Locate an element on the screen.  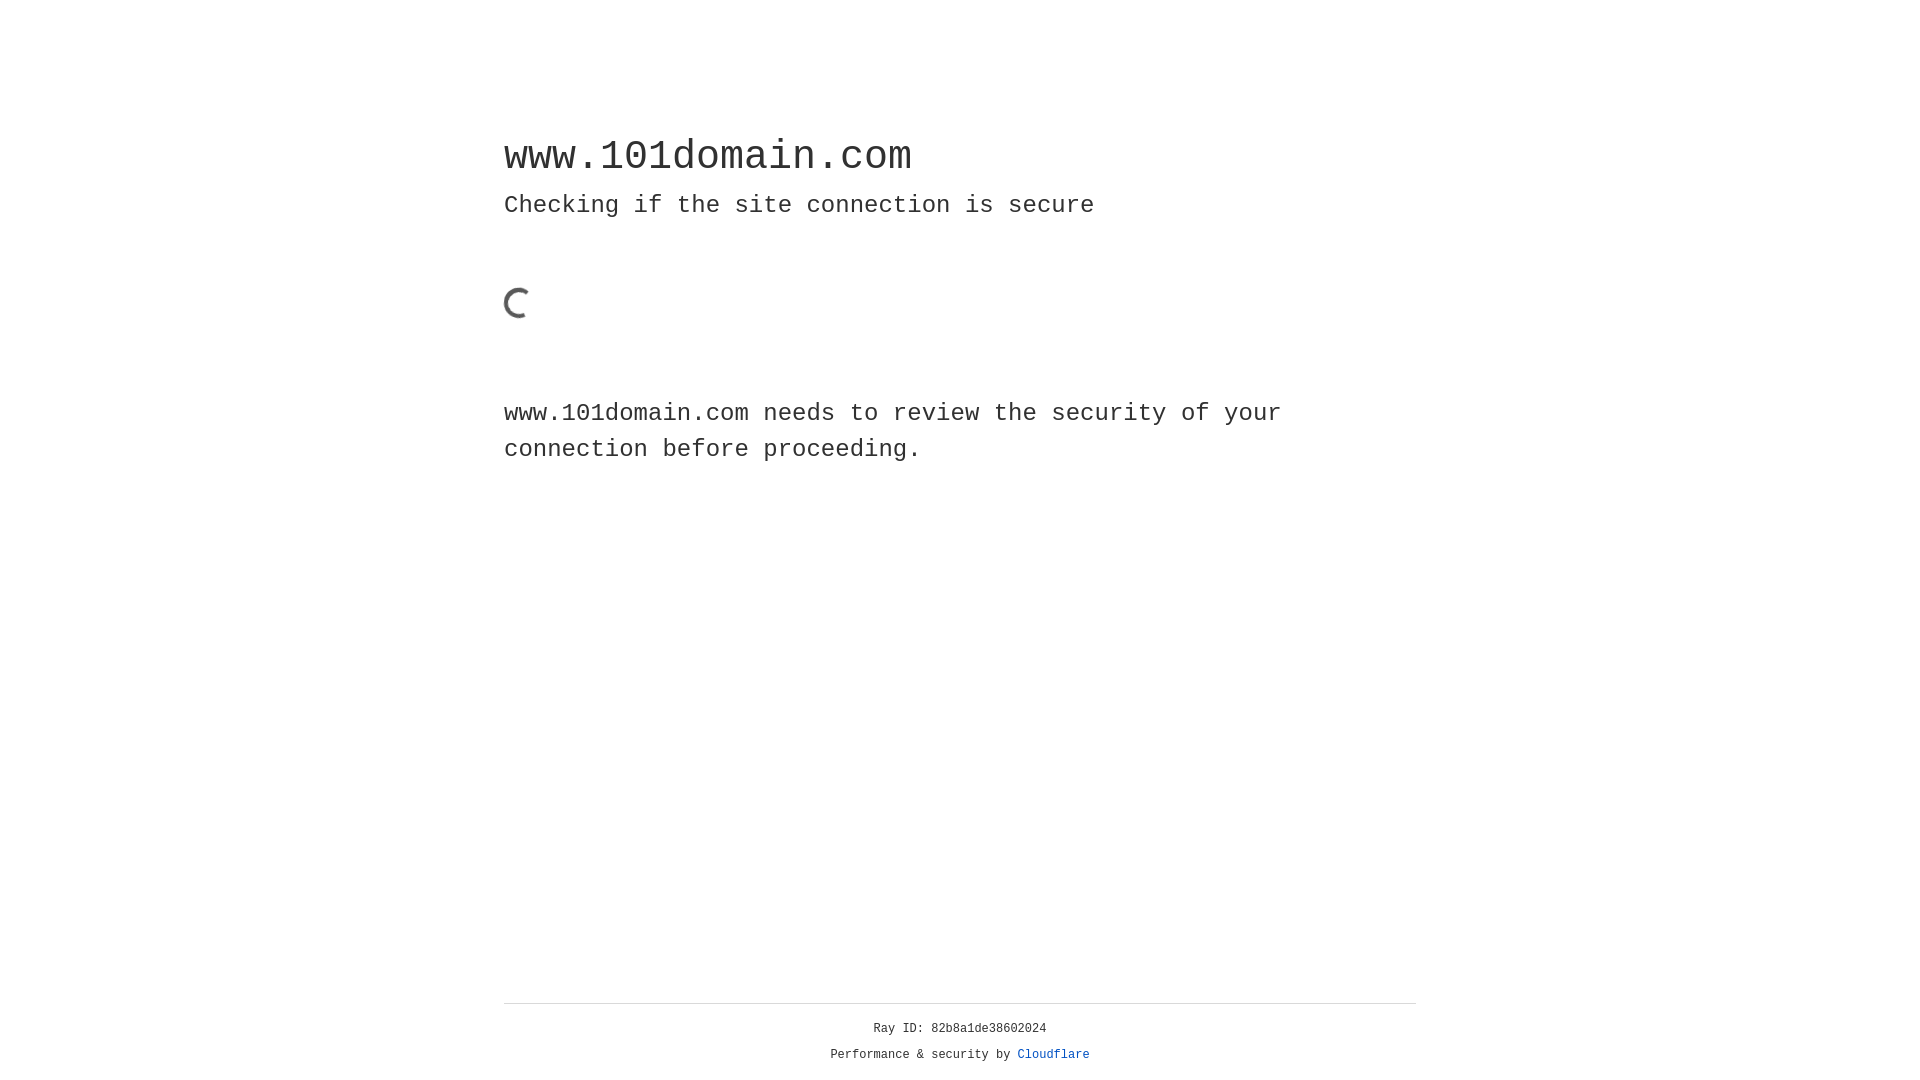
'Cloudflare' is located at coordinates (1017, 1054).